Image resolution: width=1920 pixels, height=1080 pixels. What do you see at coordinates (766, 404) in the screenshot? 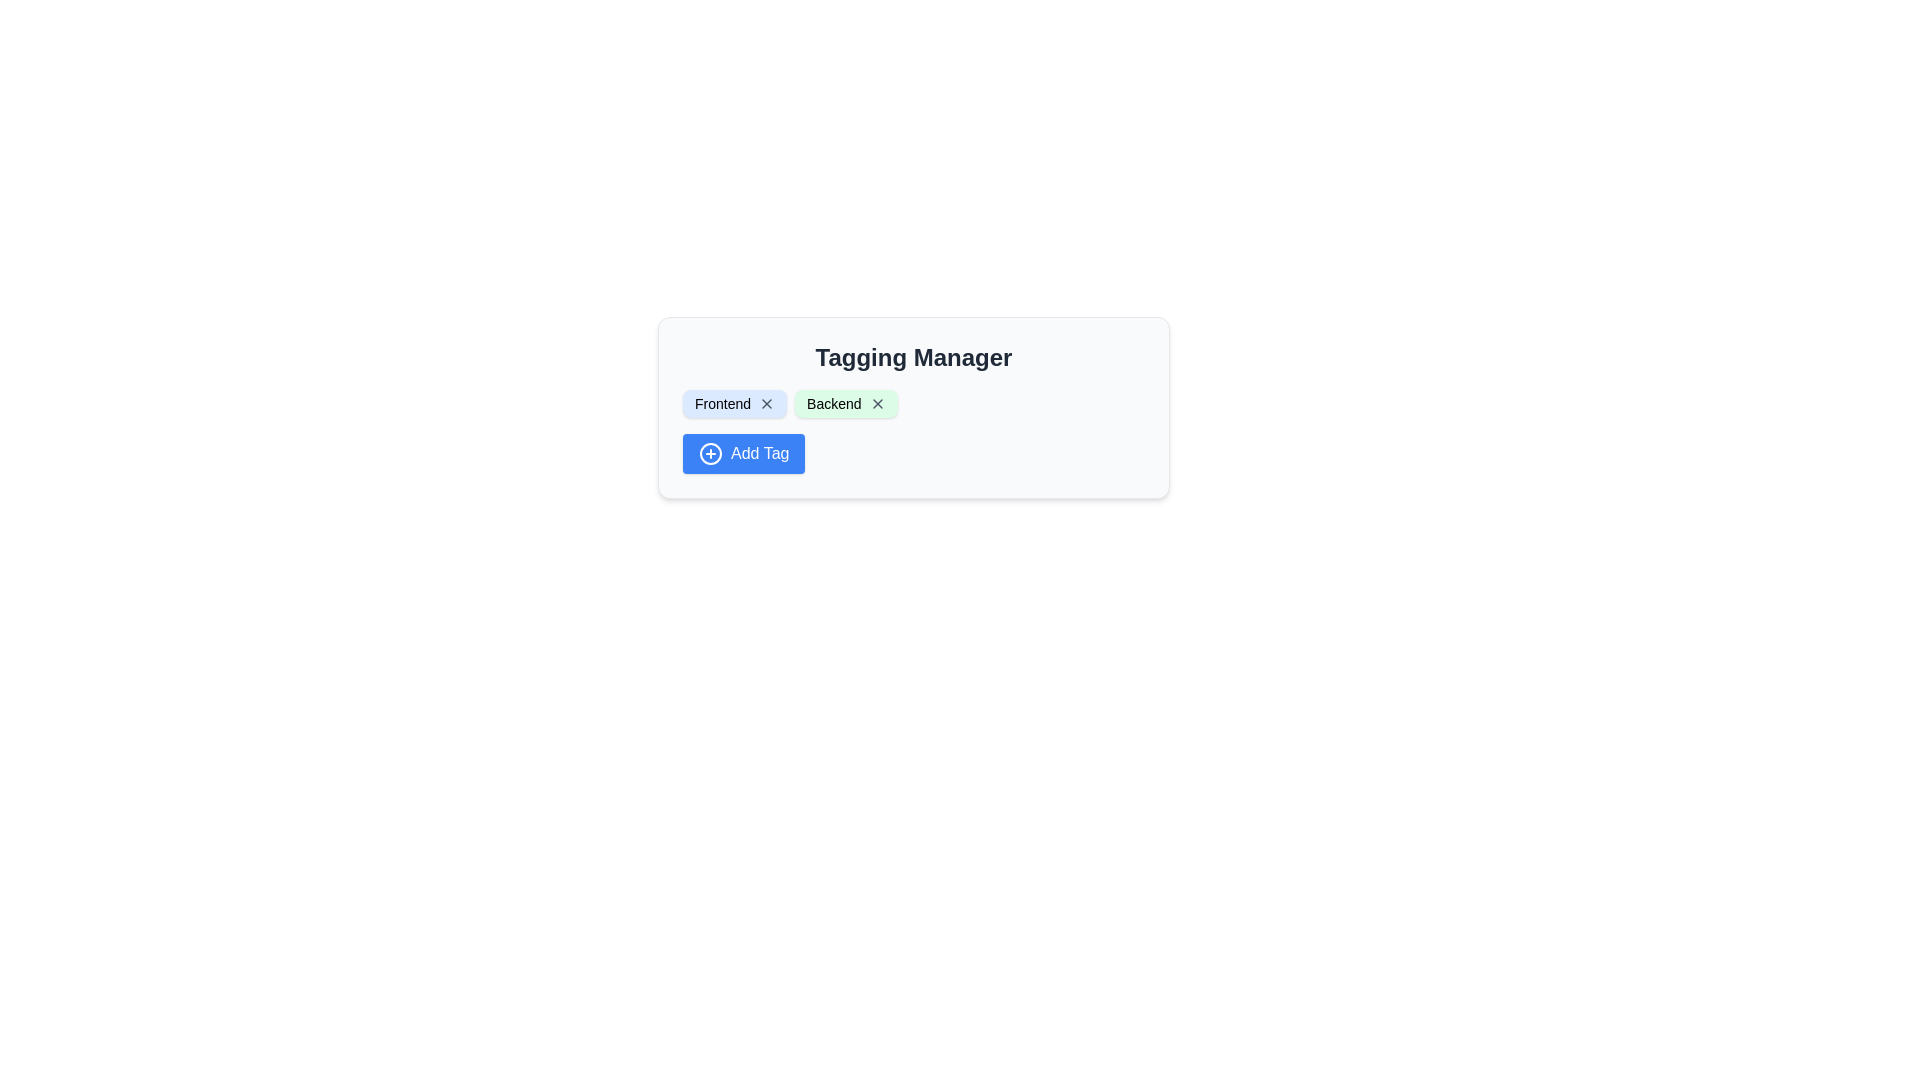
I see `the close button icon resembling an 'X' located` at bounding box center [766, 404].